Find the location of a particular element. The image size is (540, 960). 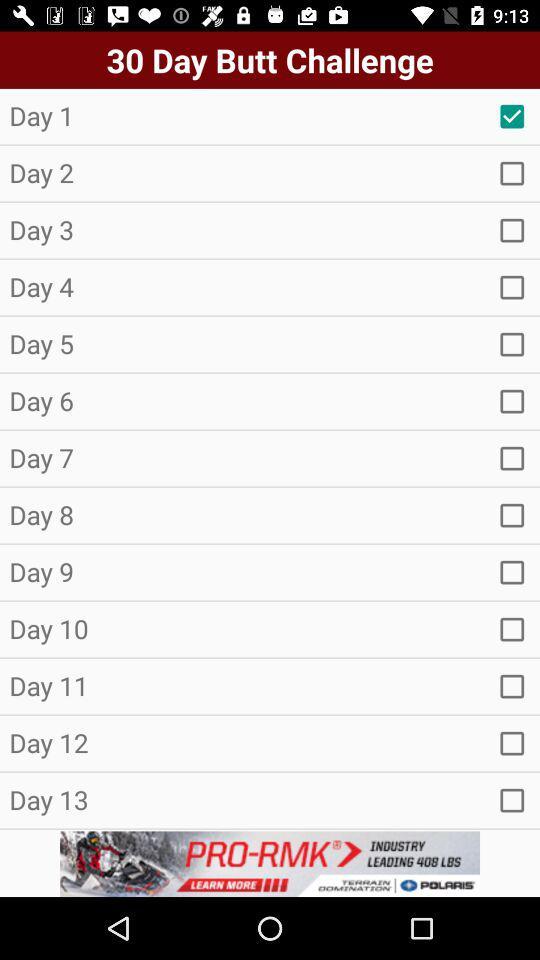

option is located at coordinates (512, 400).